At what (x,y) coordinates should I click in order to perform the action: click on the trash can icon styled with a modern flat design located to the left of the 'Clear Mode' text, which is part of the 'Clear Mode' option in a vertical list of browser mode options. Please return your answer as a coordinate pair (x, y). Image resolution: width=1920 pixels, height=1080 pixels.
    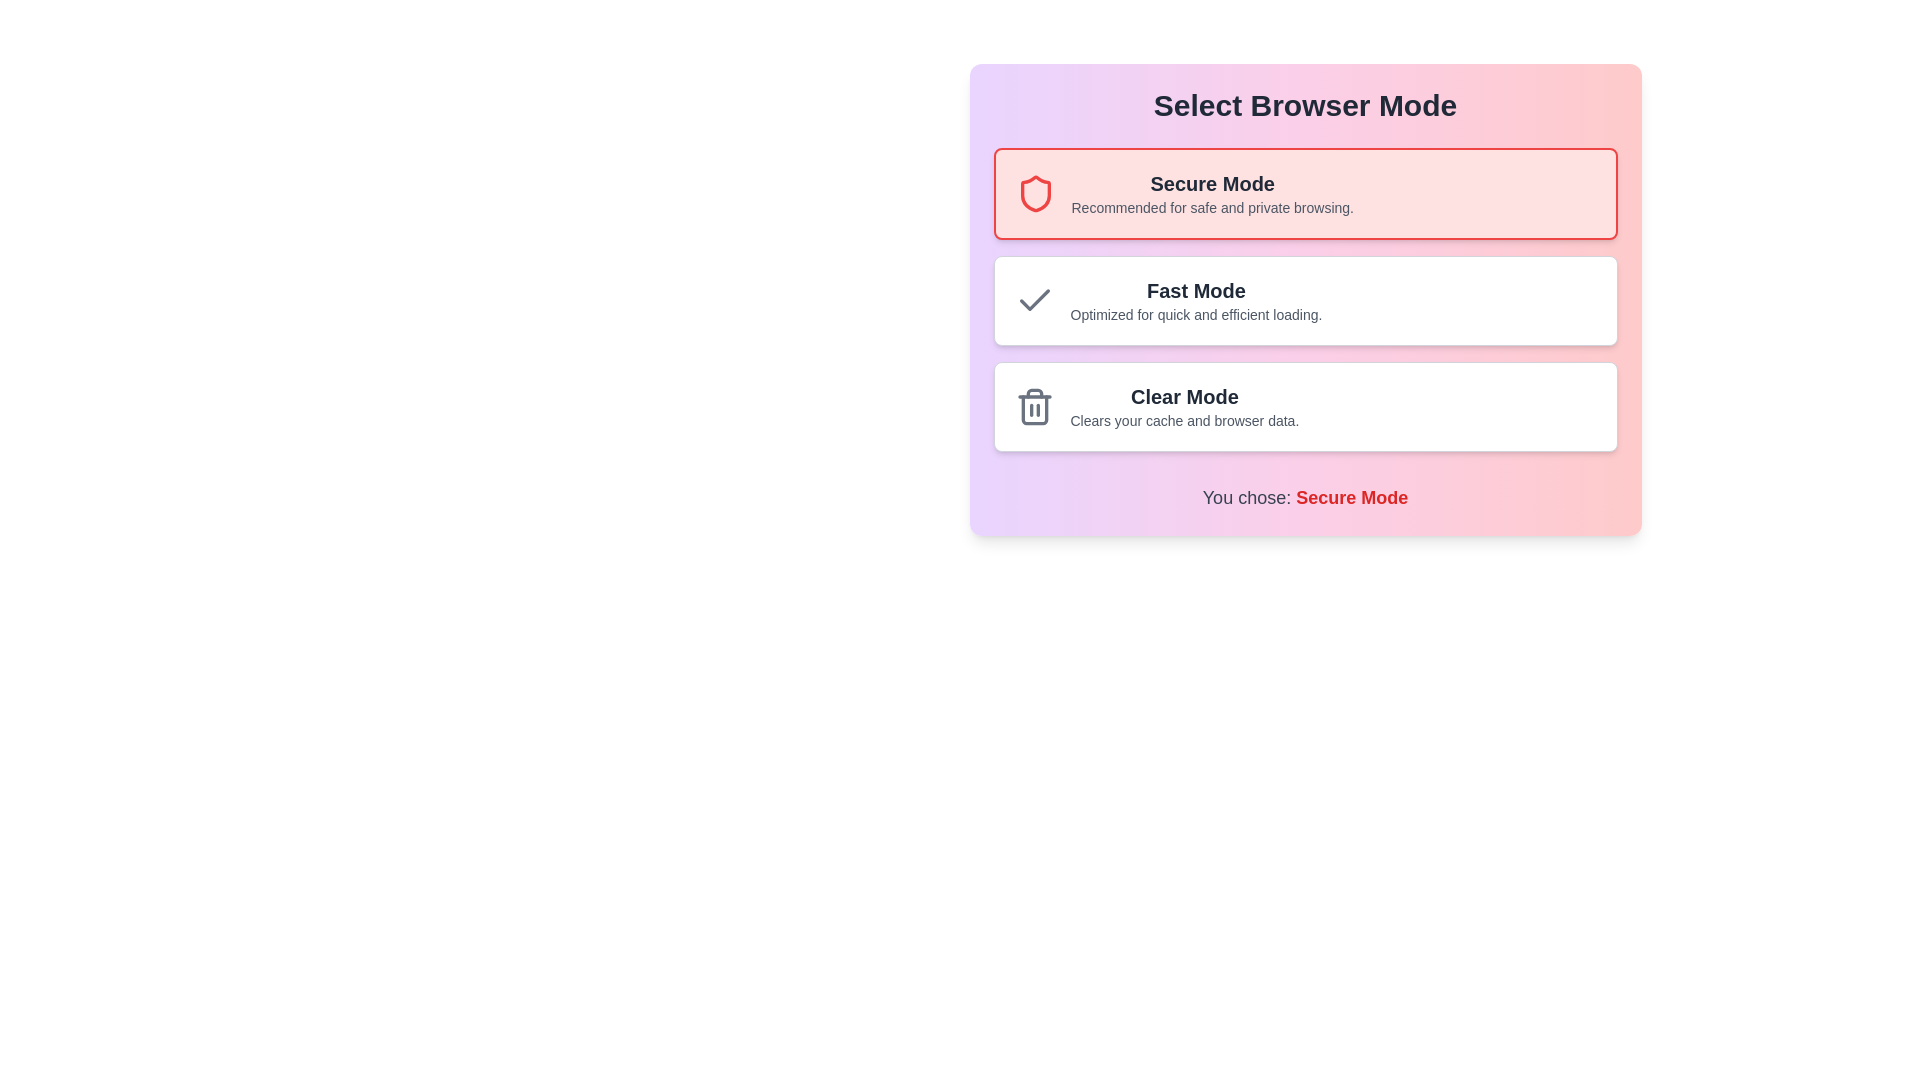
    Looking at the image, I should click on (1034, 406).